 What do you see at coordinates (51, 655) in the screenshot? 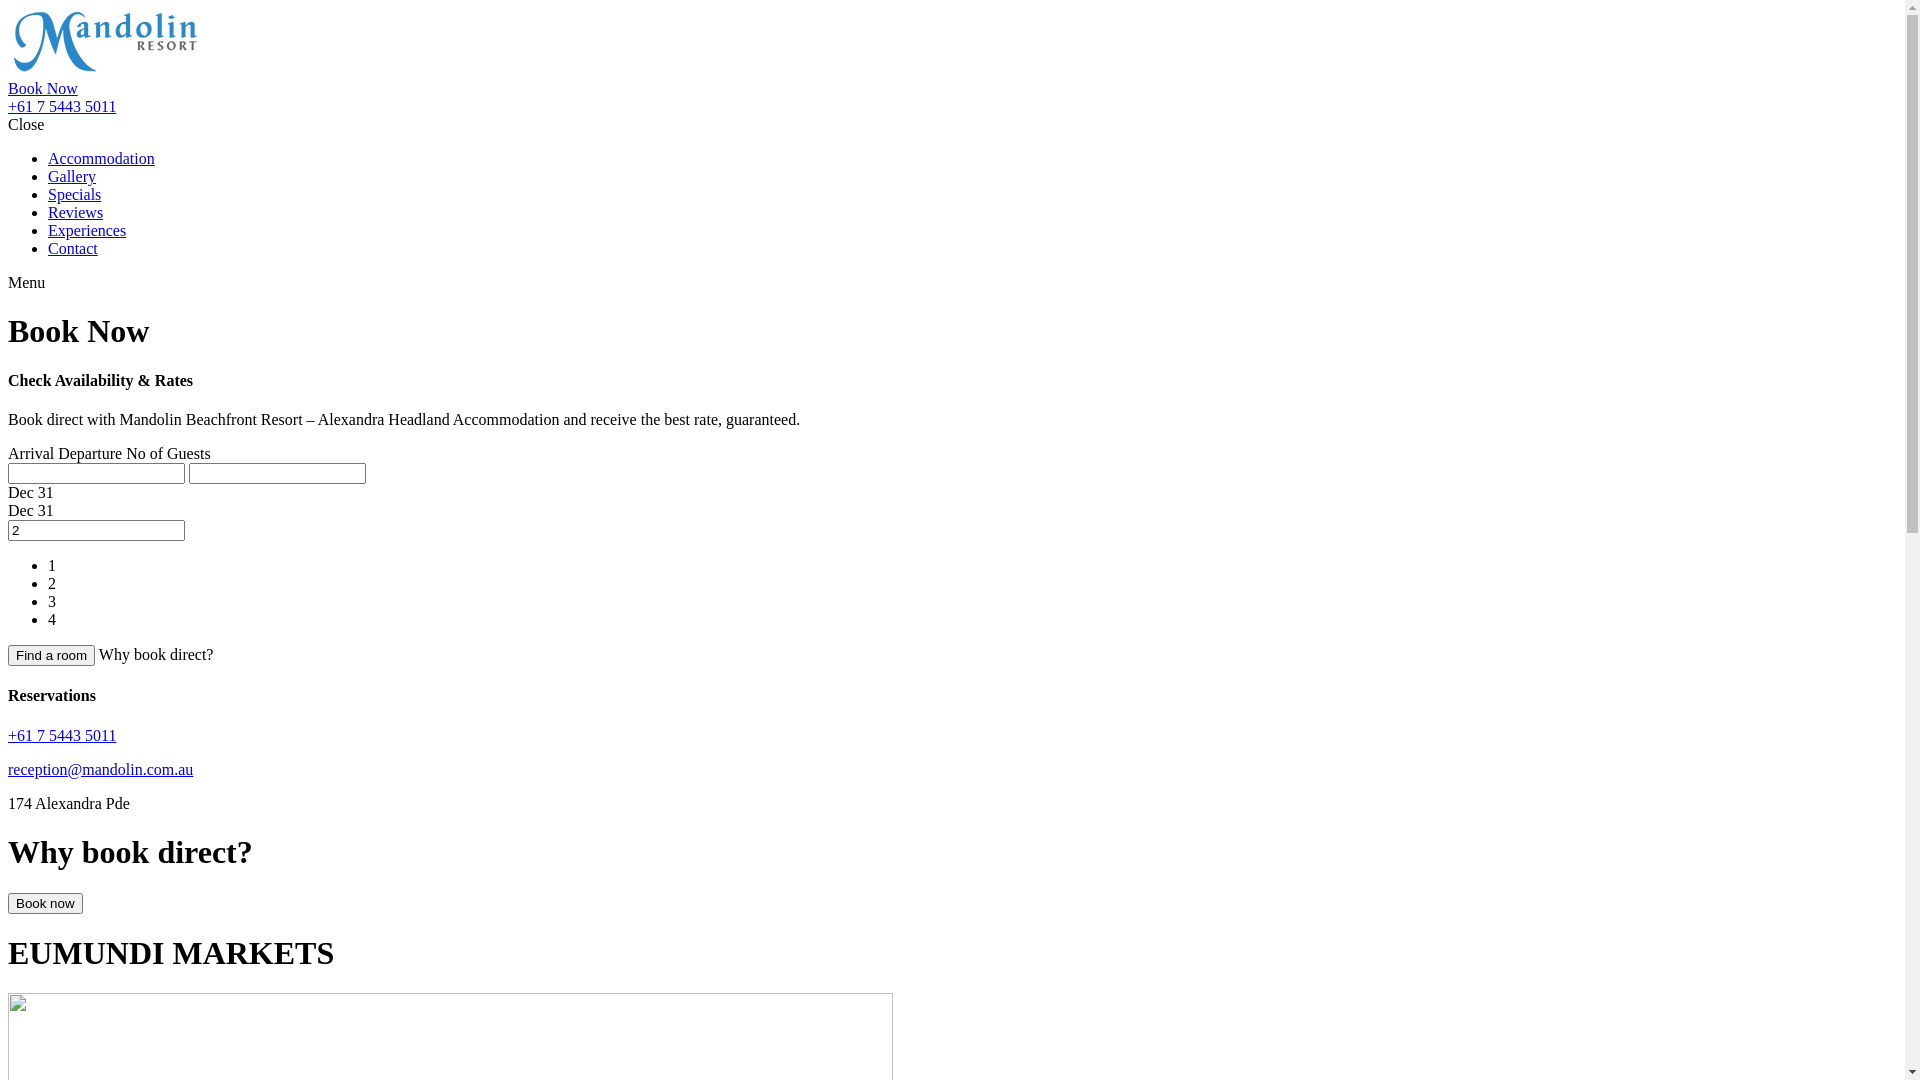
I see `'Find a room'` at bounding box center [51, 655].